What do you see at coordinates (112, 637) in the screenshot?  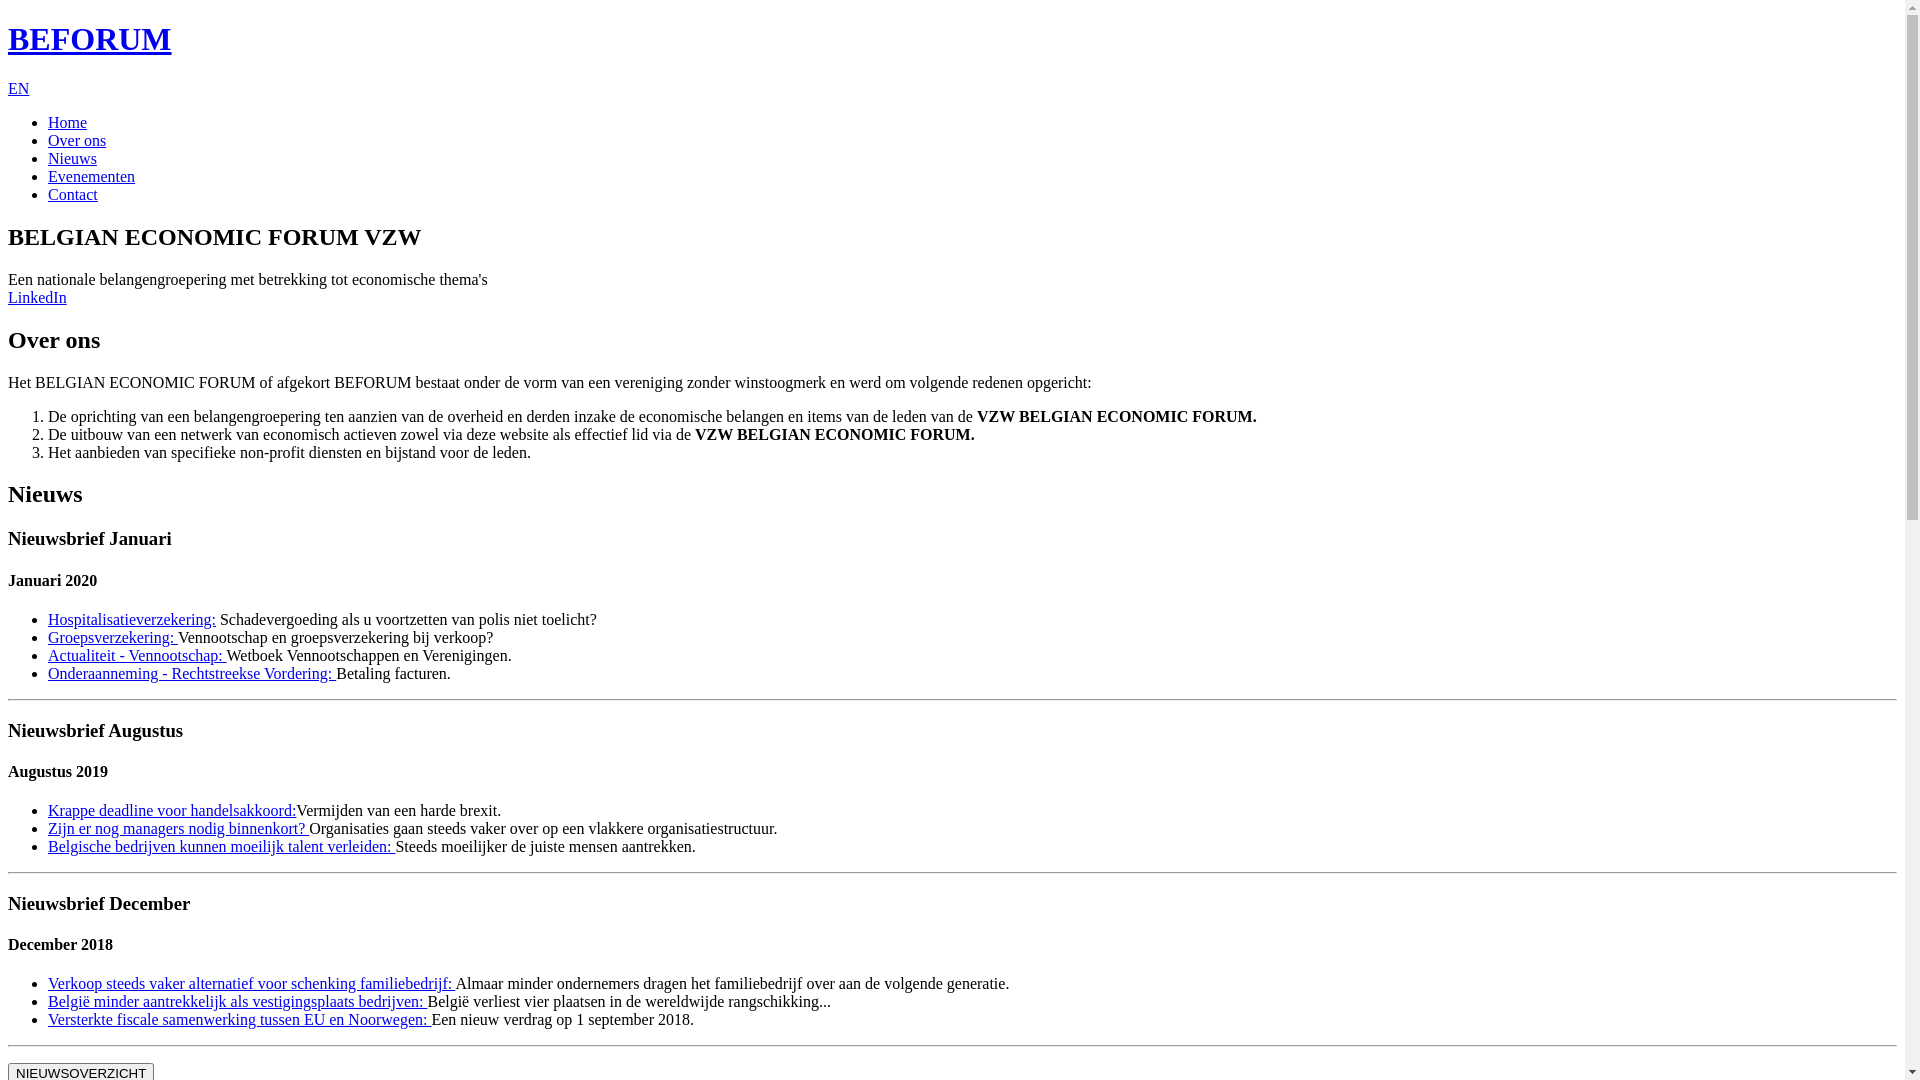 I see `'Groepsverzekering:'` at bounding box center [112, 637].